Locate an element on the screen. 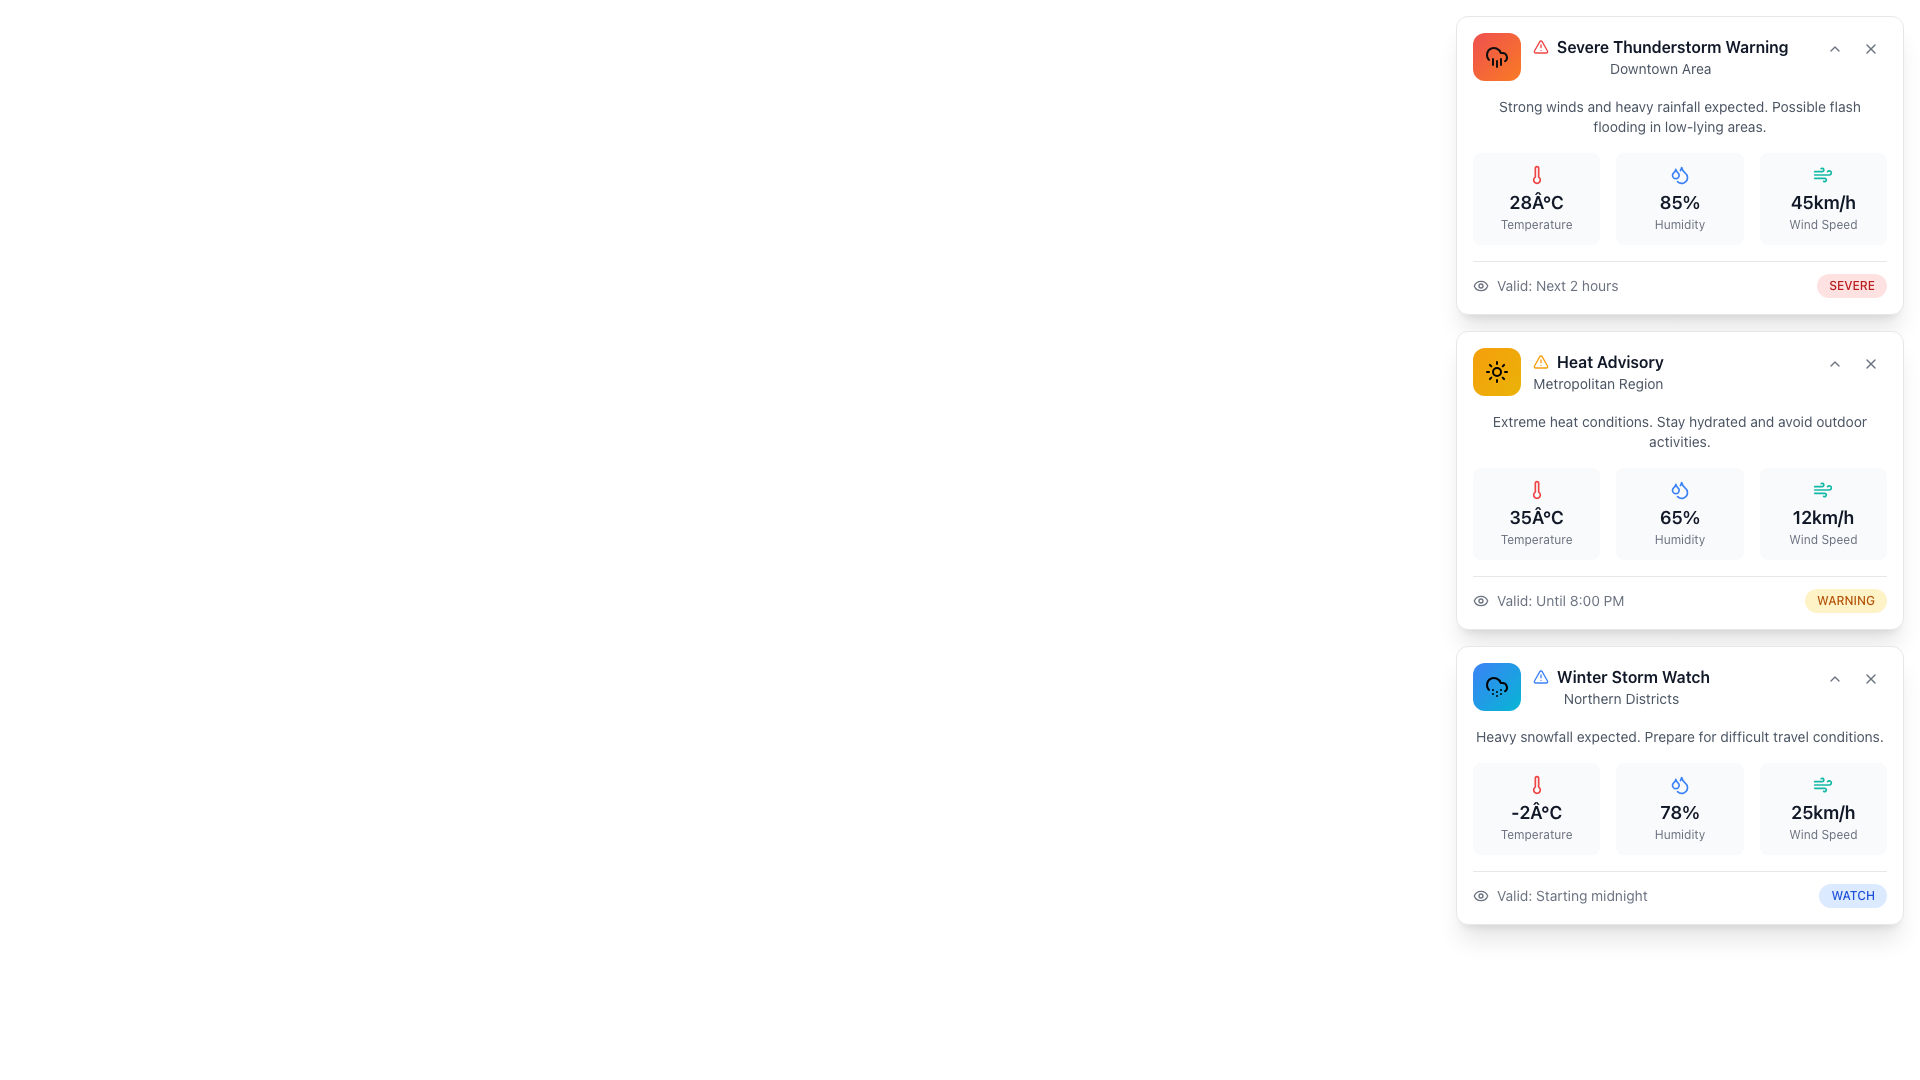 The height and width of the screenshot is (1080, 1920). the text label displaying 'Valid: Until 8:00 PM' with a small eye icon, located at the bottom left of the 'Heat Advisory' card, just above the 'WARNING' button is located at coordinates (1547, 600).